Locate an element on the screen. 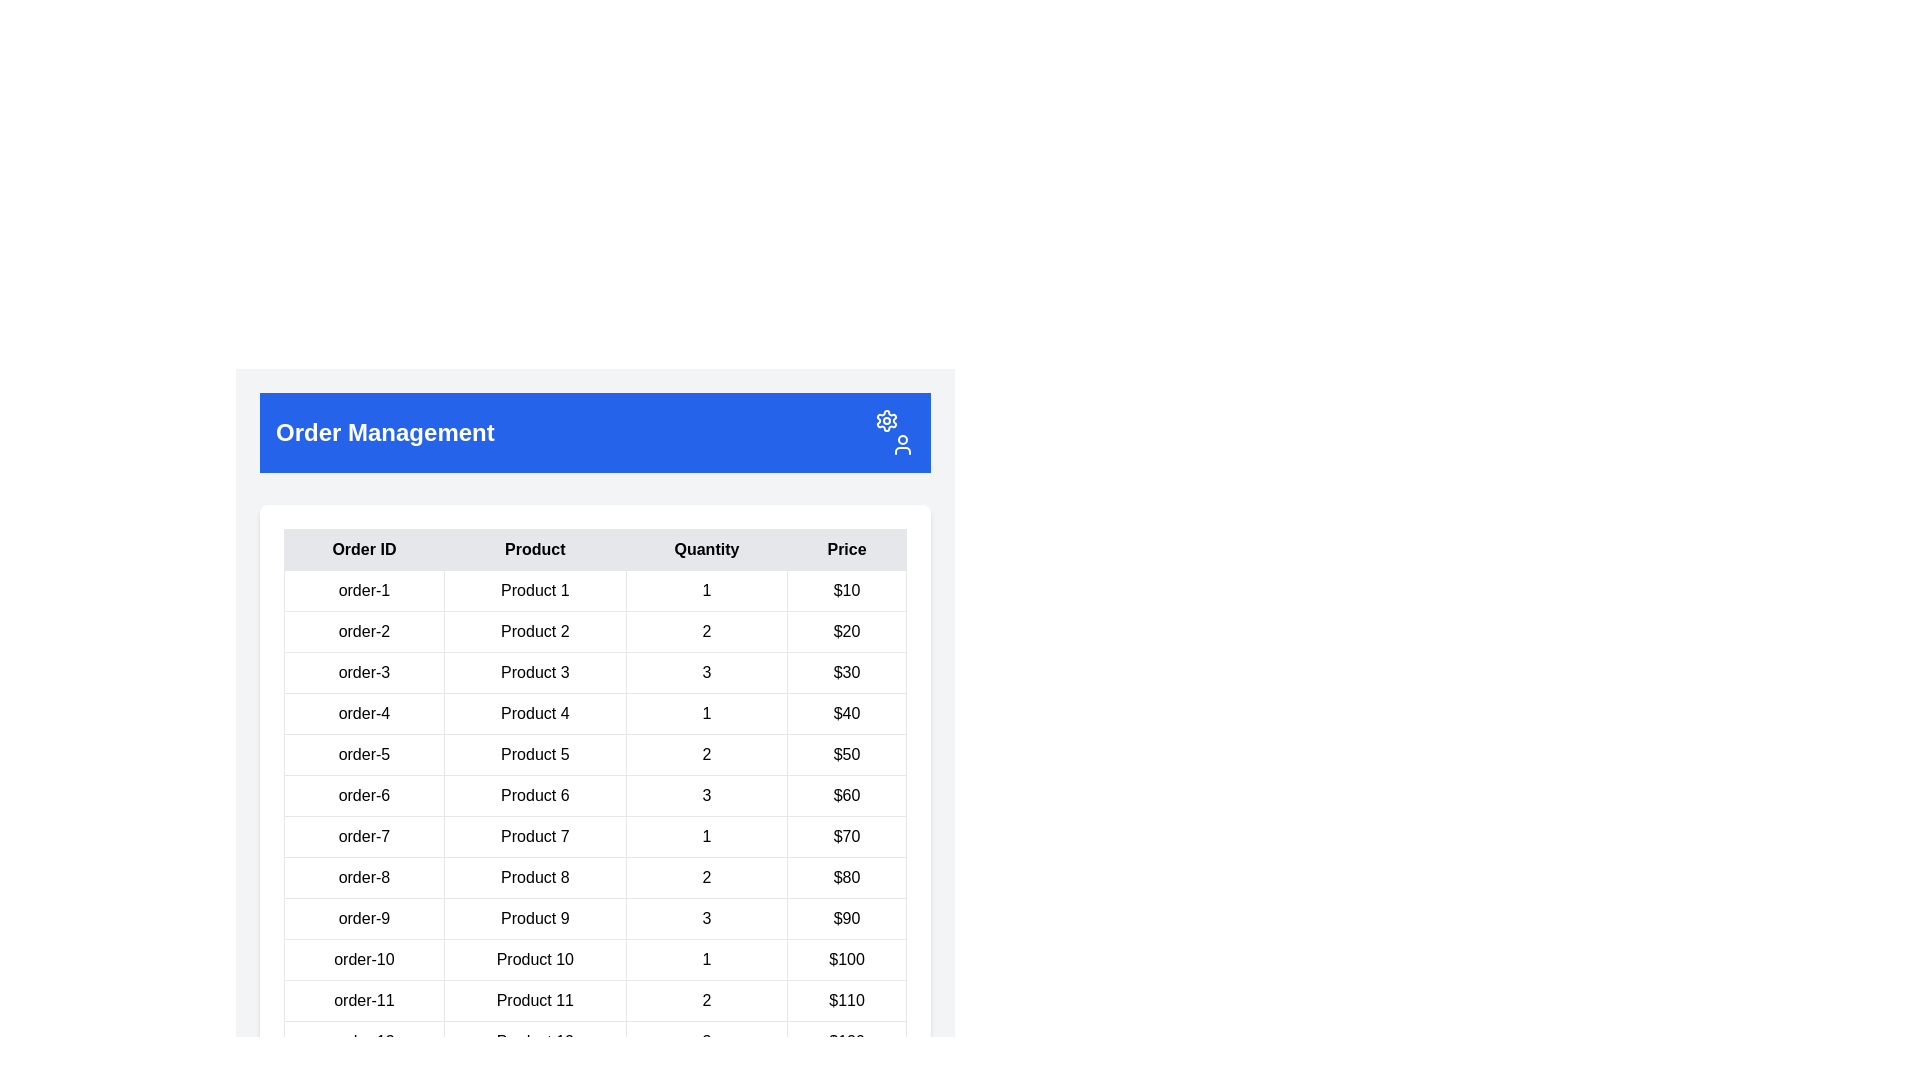  the price label for 'Product 10', located in the last column of the first row of the table as the fourth element among its siblings is located at coordinates (847, 959).